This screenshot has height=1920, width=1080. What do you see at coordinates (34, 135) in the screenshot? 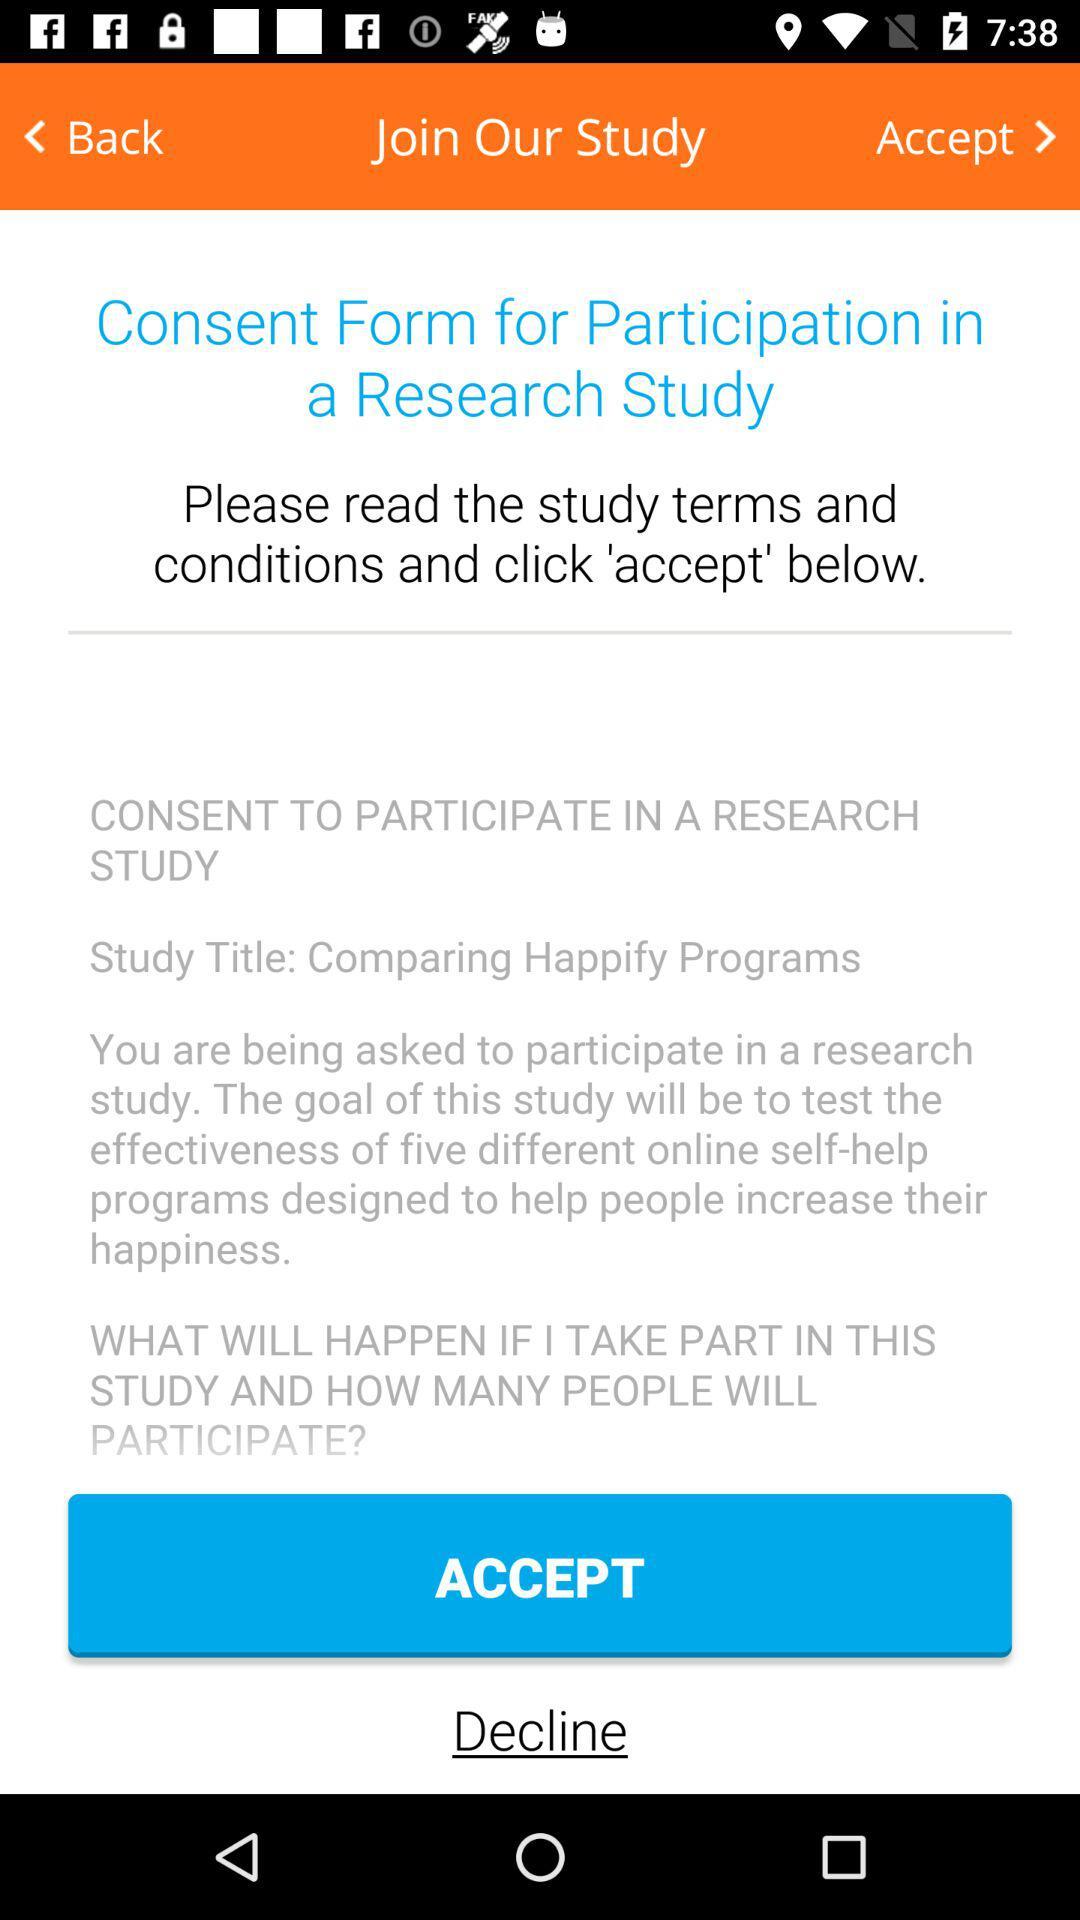
I see `the arrow_backward icon` at bounding box center [34, 135].